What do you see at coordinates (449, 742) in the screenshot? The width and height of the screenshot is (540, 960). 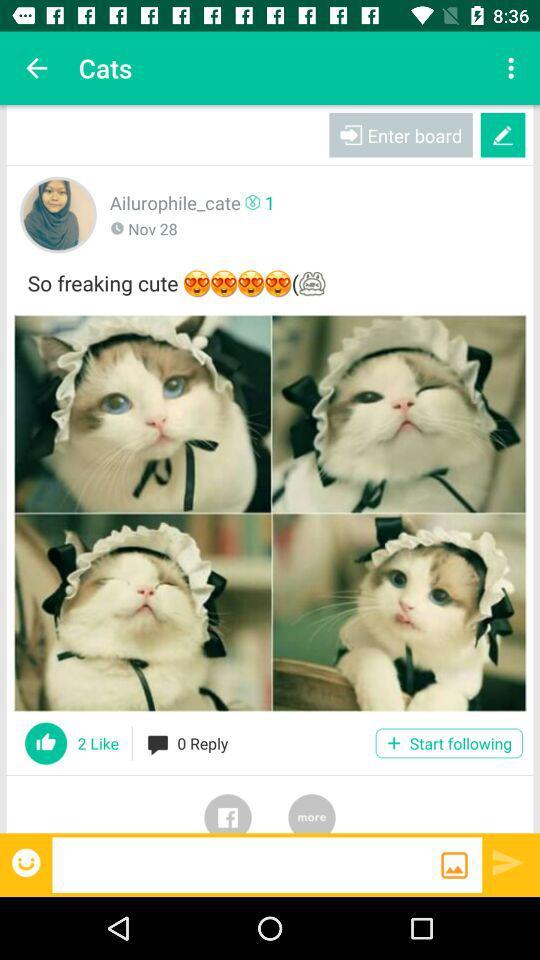 I see `the start following` at bounding box center [449, 742].